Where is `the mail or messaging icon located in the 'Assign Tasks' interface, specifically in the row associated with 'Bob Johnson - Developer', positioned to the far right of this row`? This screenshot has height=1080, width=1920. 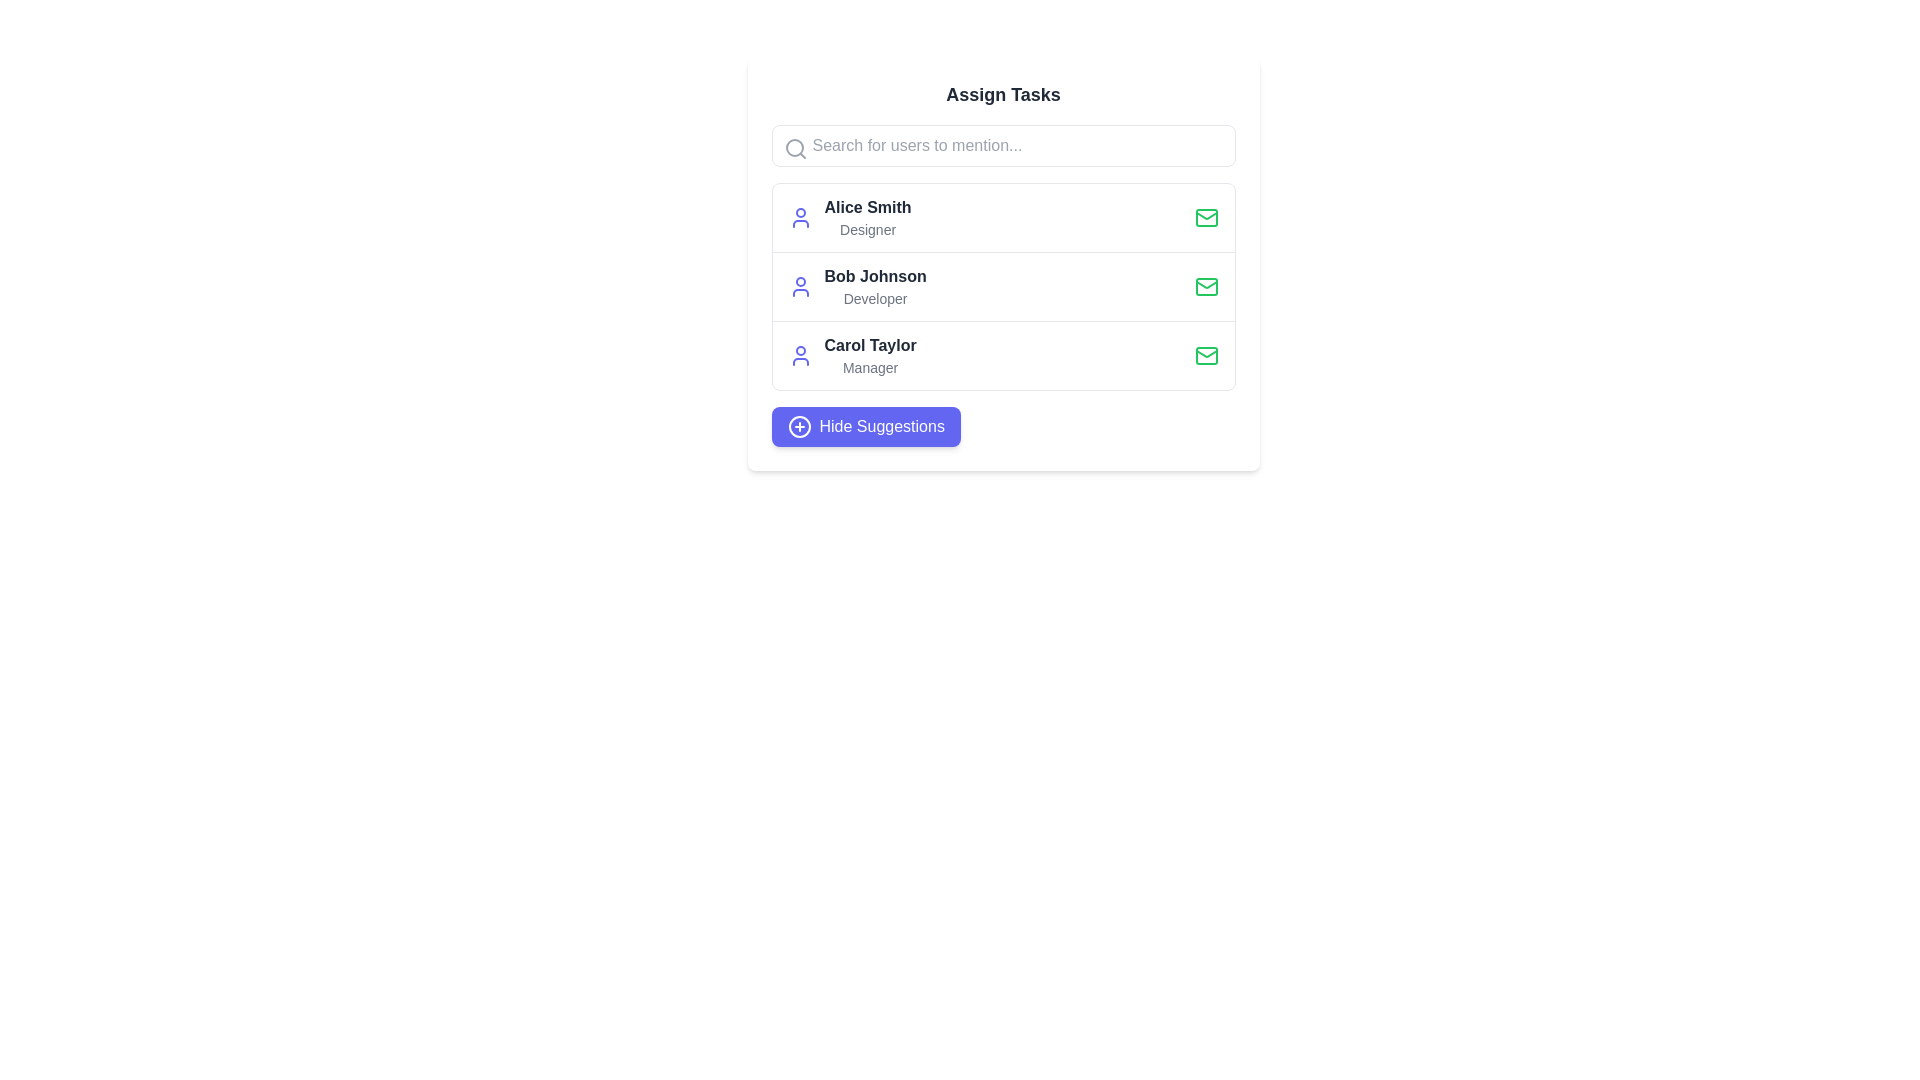 the mail or messaging icon located in the 'Assign Tasks' interface, specifically in the row associated with 'Bob Johnson - Developer', positioned to the far right of this row is located at coordinates (1205, 286).